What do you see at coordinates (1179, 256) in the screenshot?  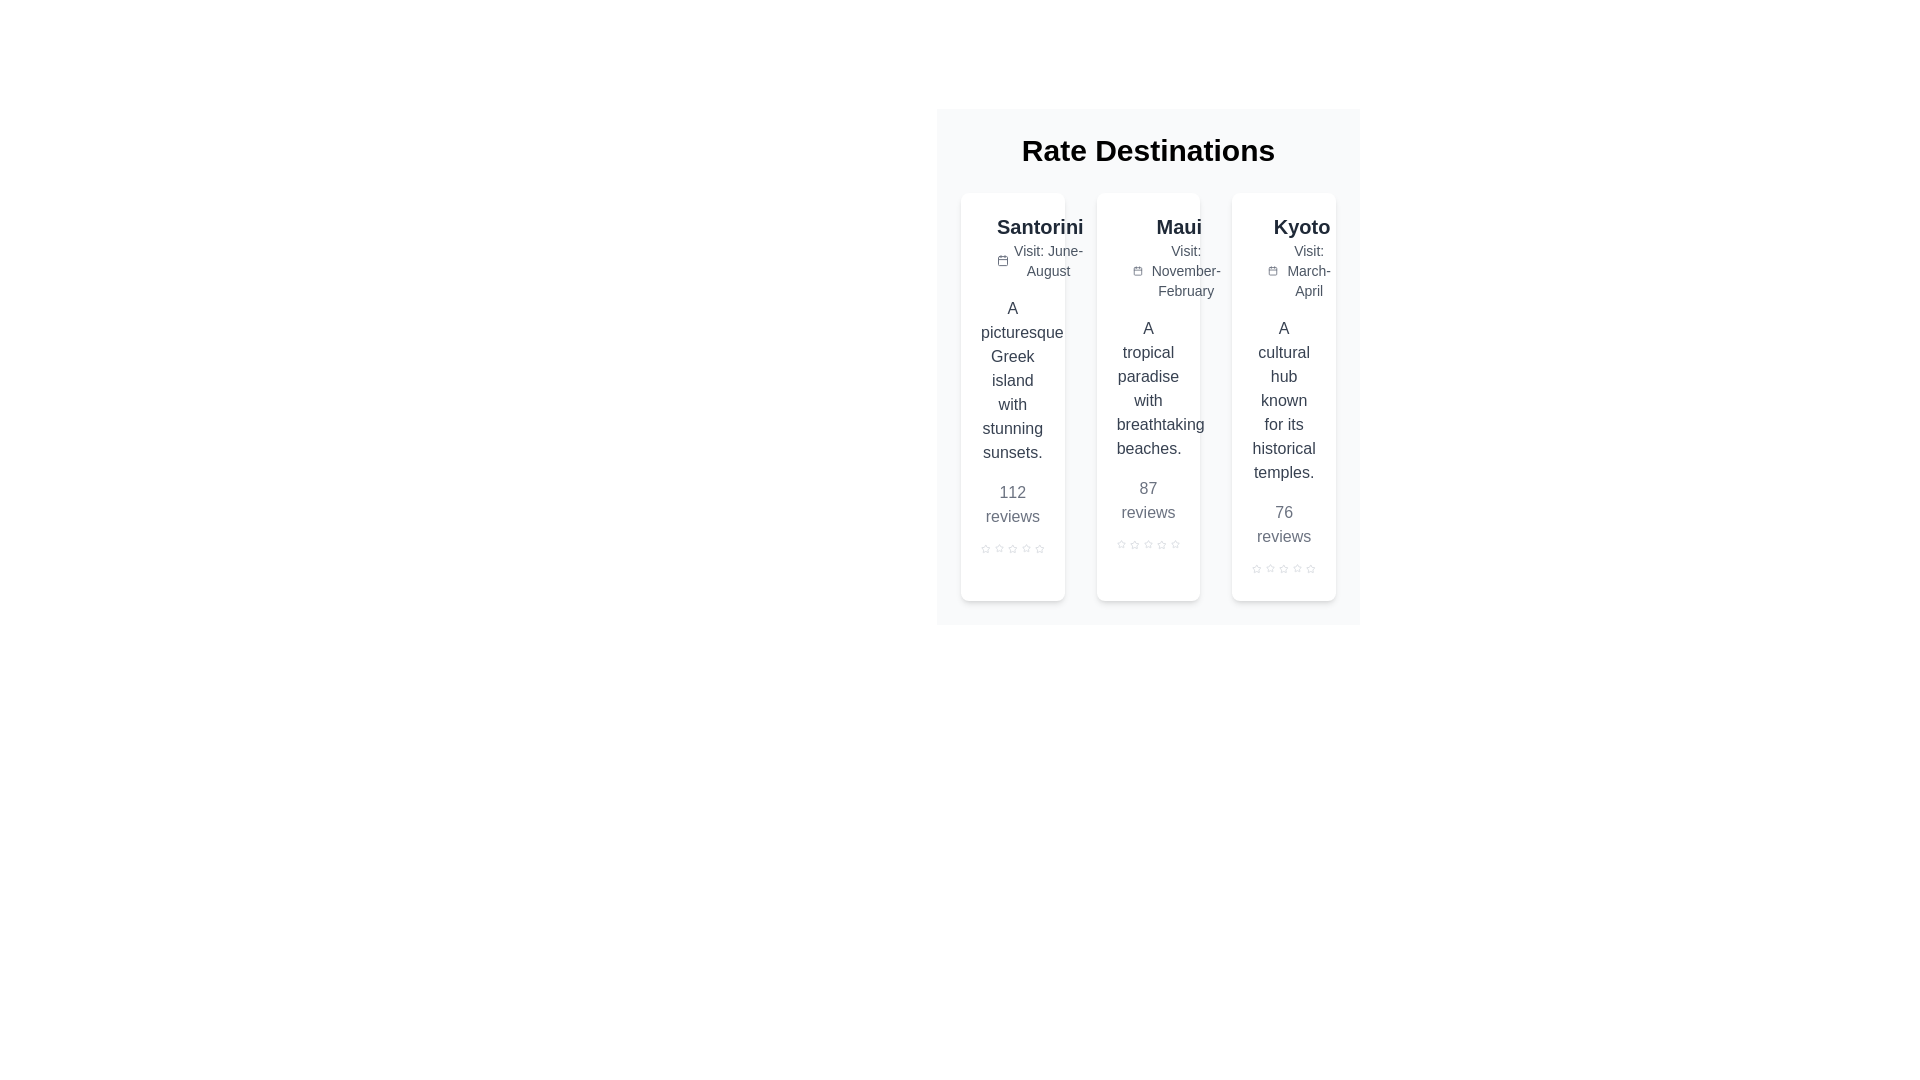 I see `the label displaying the destination title 'Maui' with the subtitle 'Visit: November-February', positioned between 'Santorini' and 'Kyoto'` at bounding box center [1179, 256].